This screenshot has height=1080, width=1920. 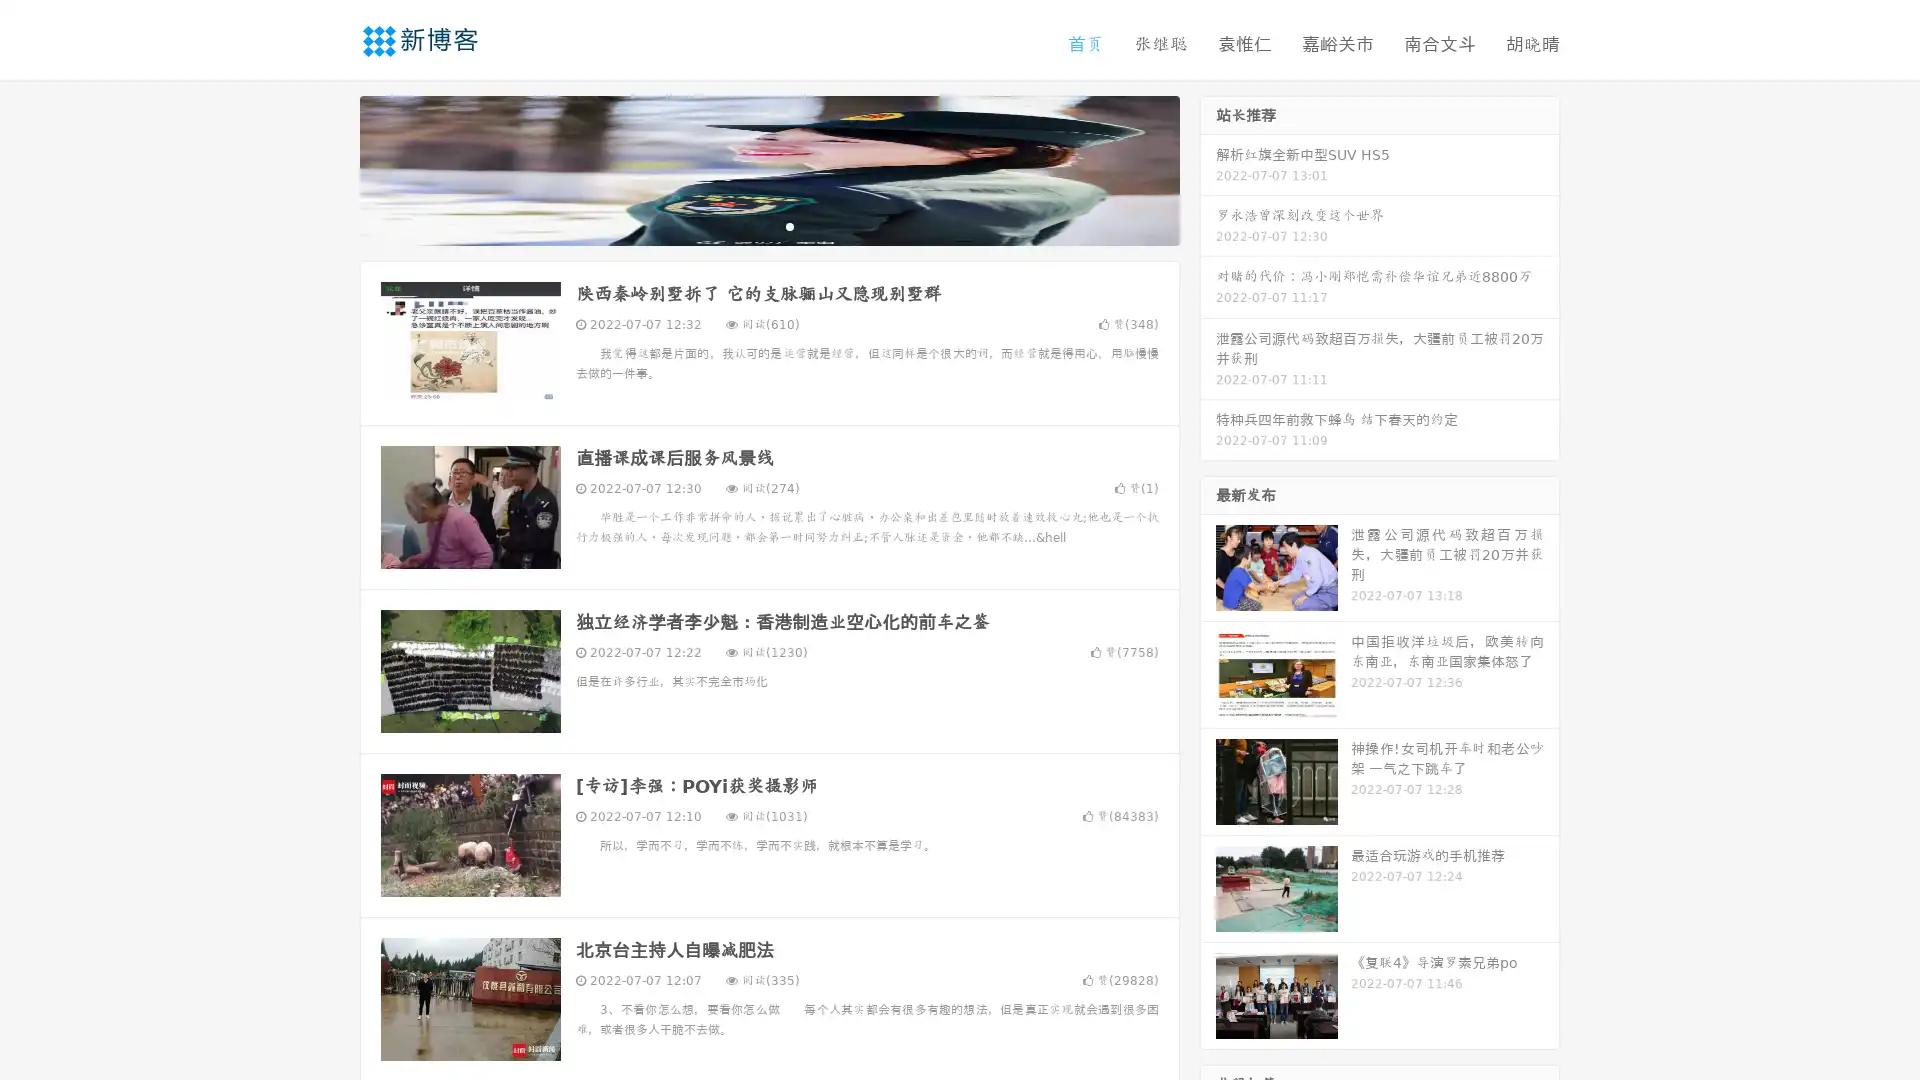 What do you see at coordinates (1208, 168) in the screenshot?
I see `Next slide` at bounding box center [1208, 168].